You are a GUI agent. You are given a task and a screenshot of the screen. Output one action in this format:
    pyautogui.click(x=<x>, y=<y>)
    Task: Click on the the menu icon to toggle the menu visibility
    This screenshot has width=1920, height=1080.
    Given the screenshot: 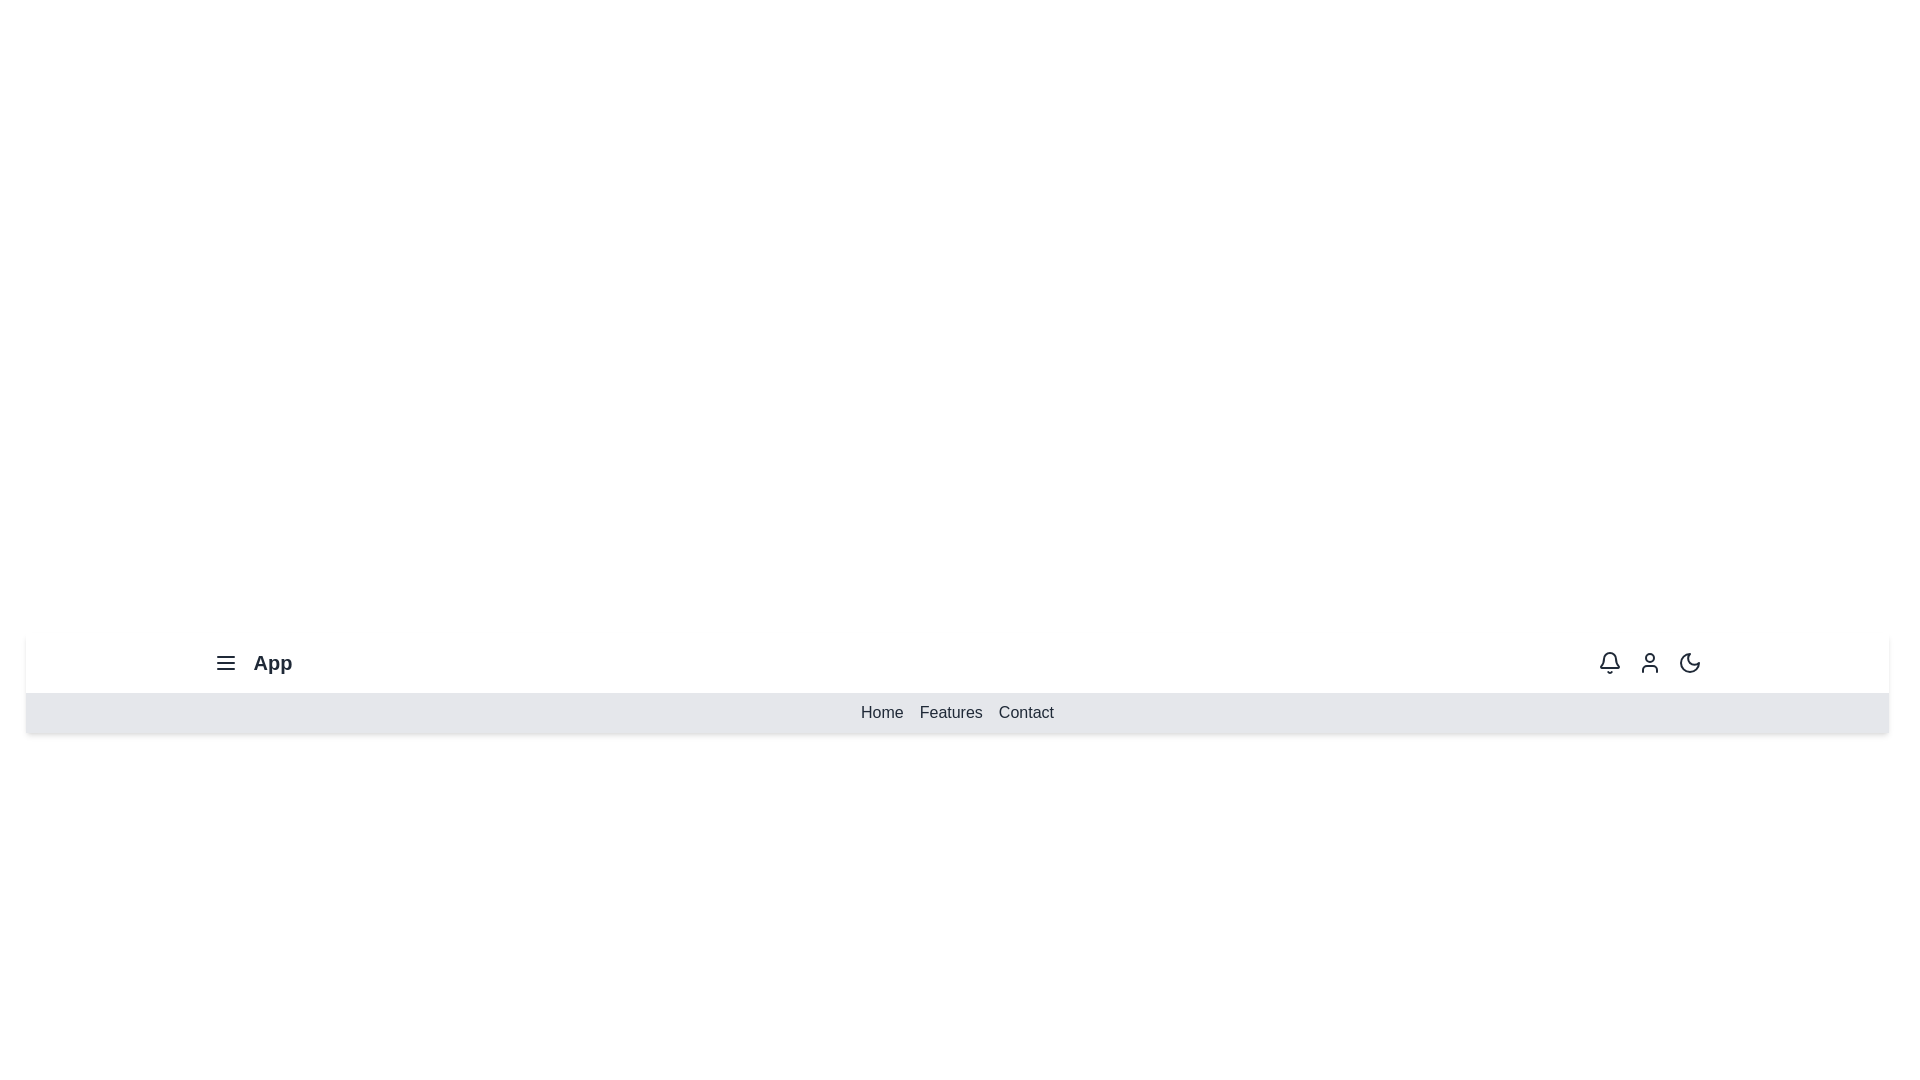 What is the action you would take?
    pyautogui.click(x=225, y=663)
    